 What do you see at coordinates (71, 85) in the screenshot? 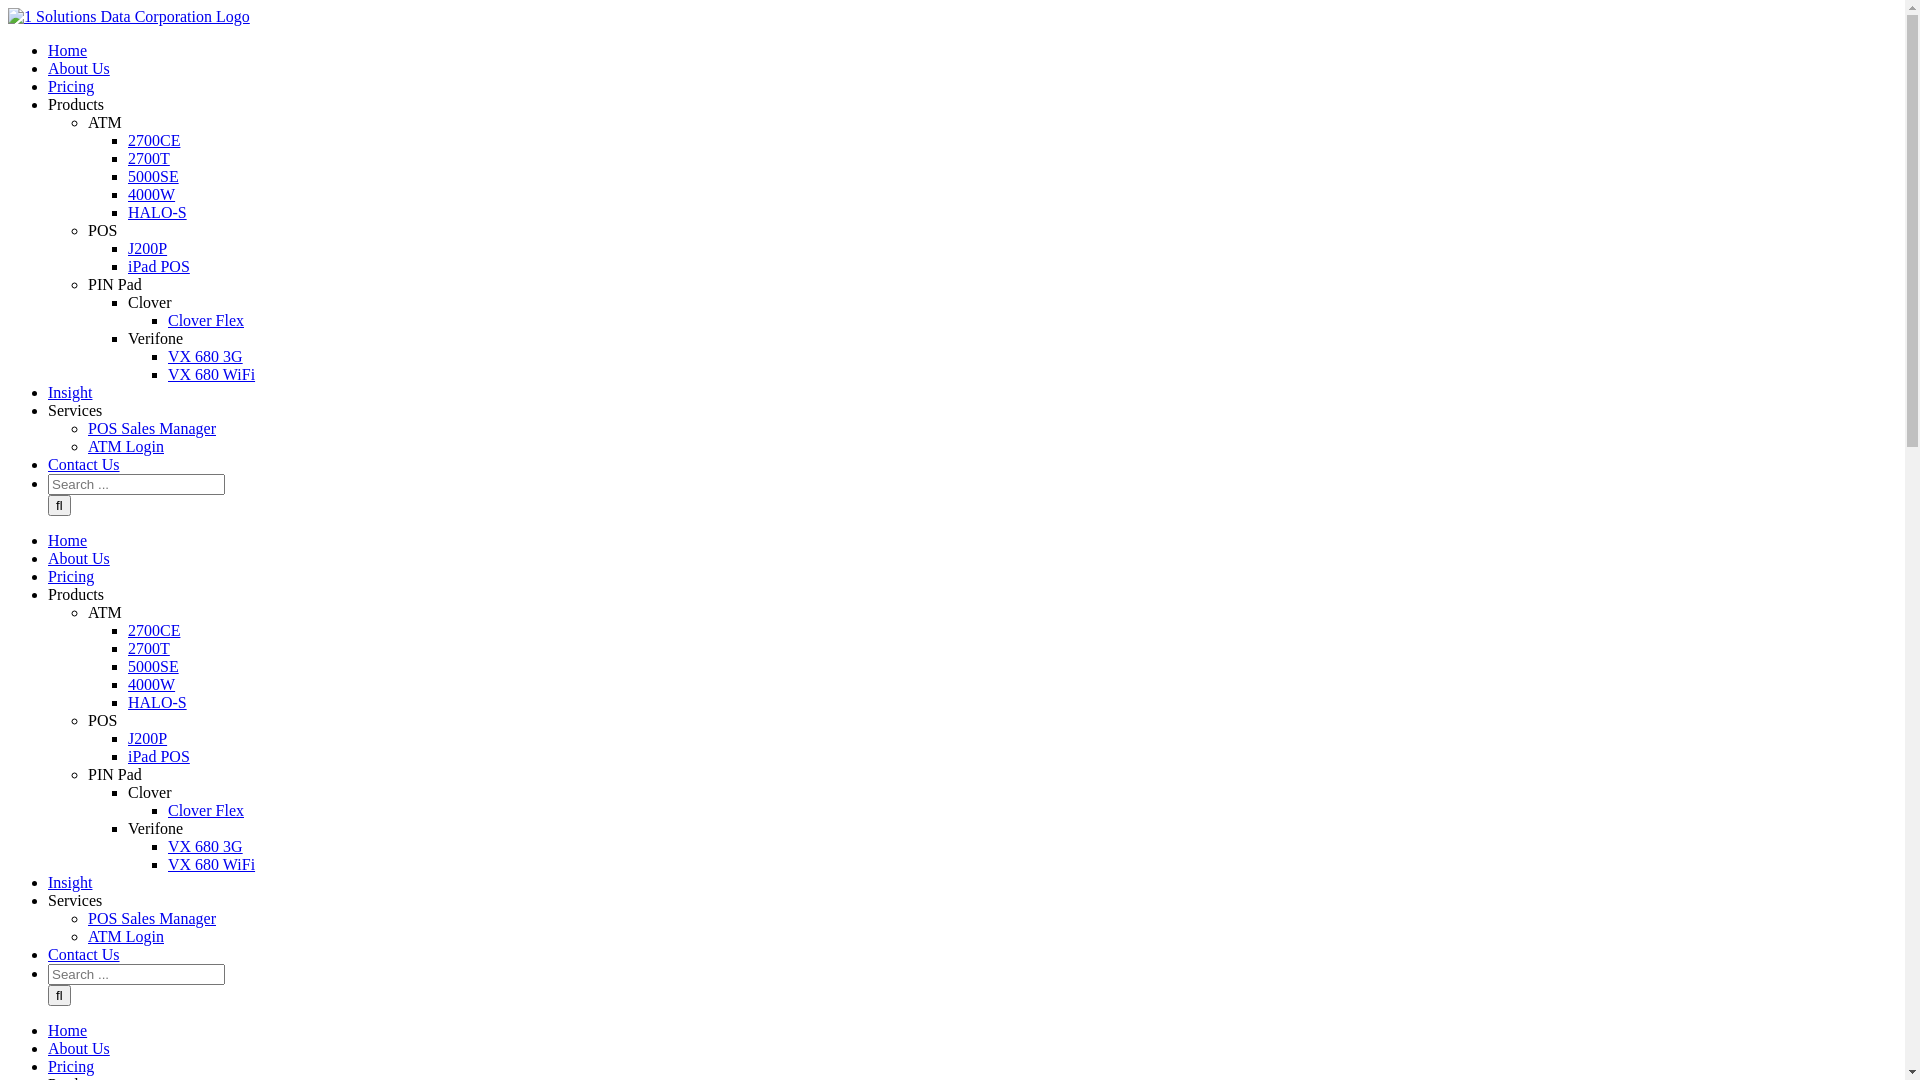
I see `'Pricing'` at bounding box center [71, 85].